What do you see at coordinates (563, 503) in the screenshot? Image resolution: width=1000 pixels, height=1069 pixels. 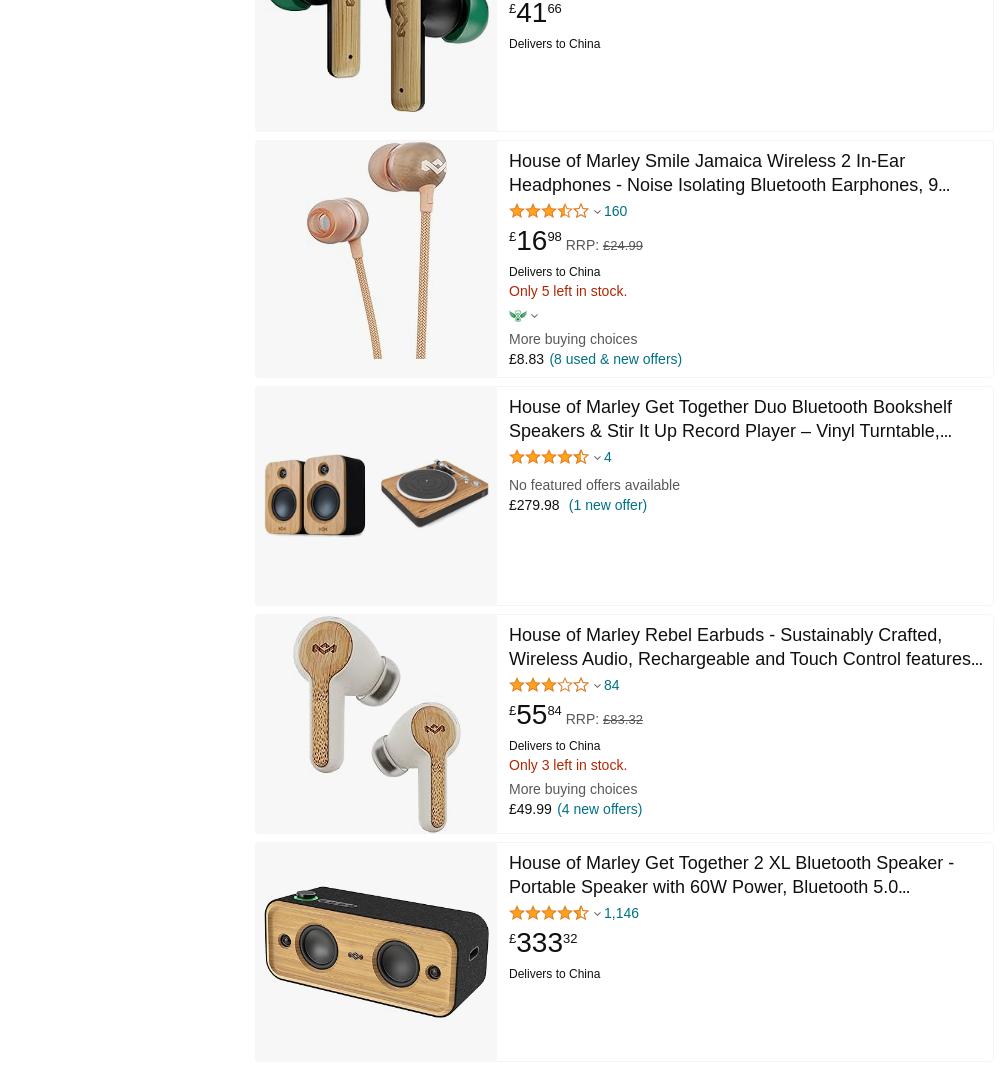 I see `'(1 new offer)'` at bounding box center [563, 503].